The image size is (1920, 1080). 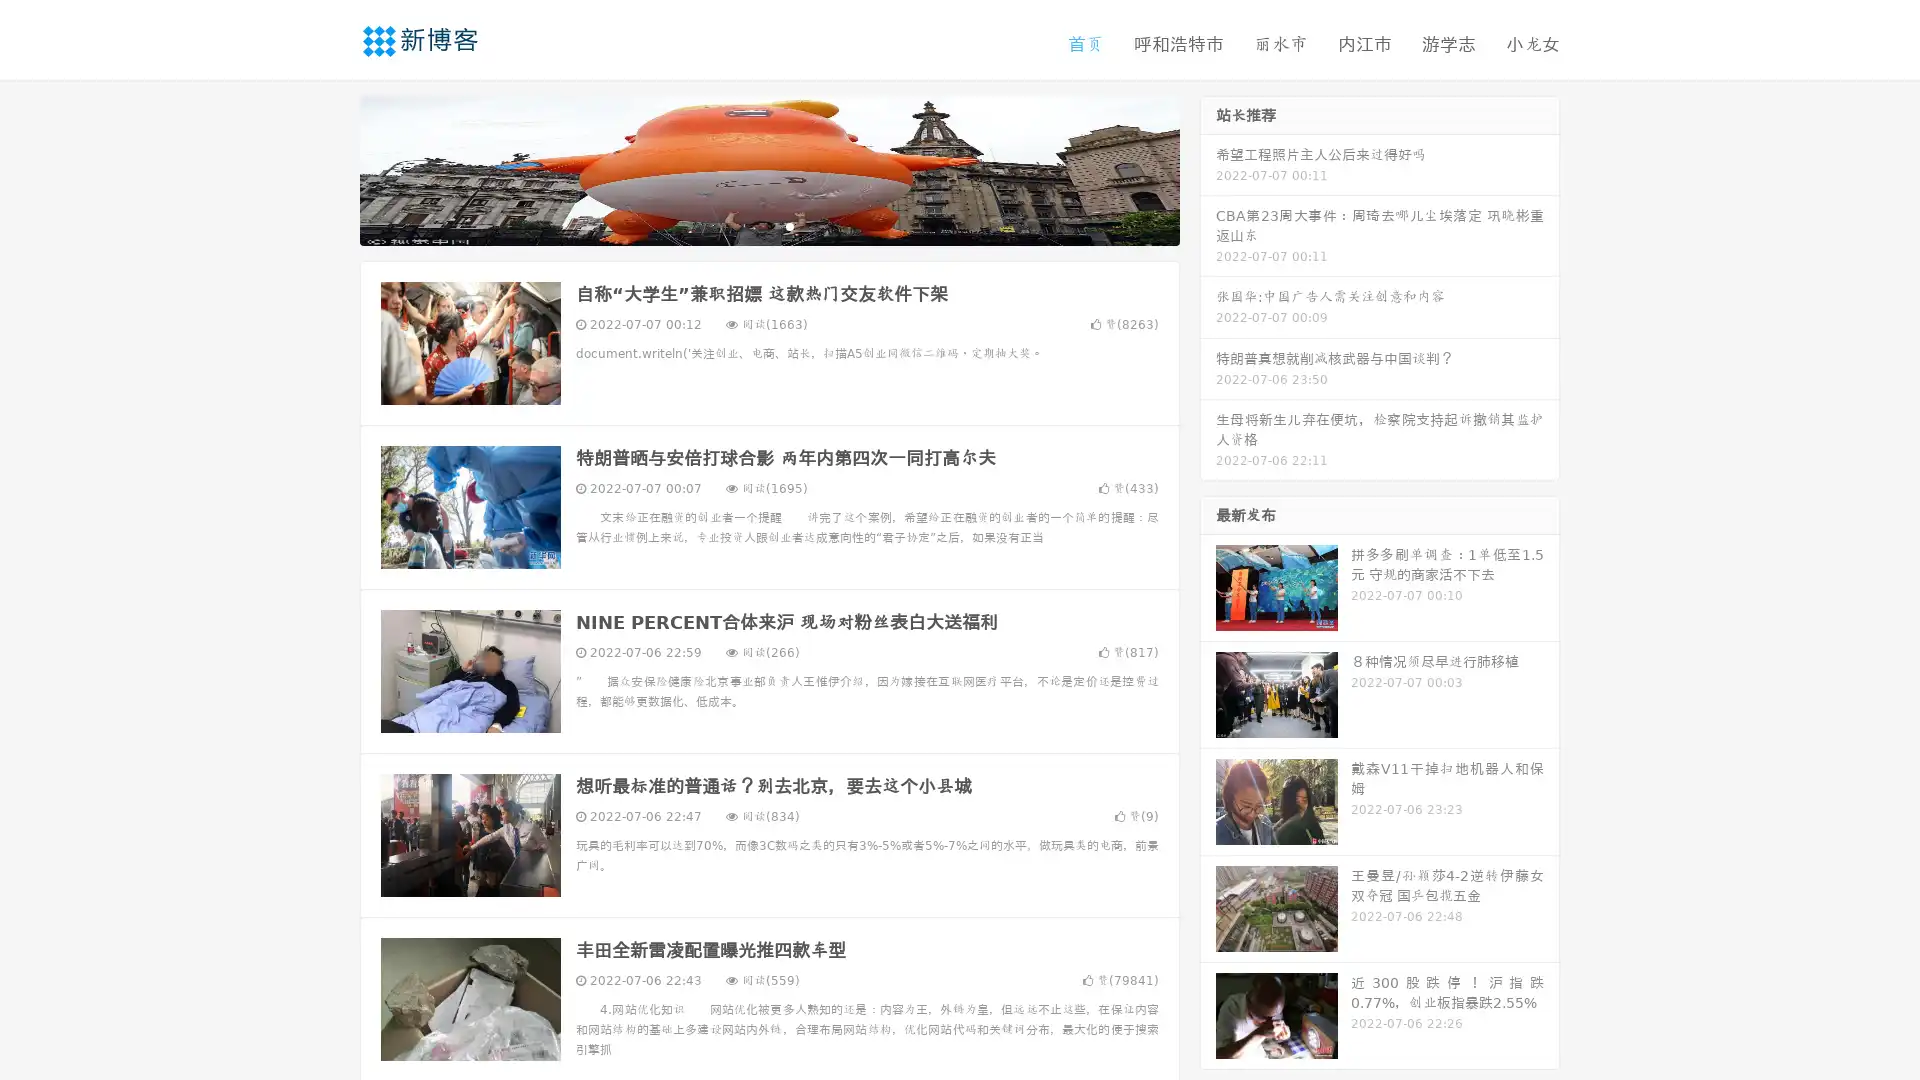 I want to click on Go to slide 1, so click(x=748, y=225).